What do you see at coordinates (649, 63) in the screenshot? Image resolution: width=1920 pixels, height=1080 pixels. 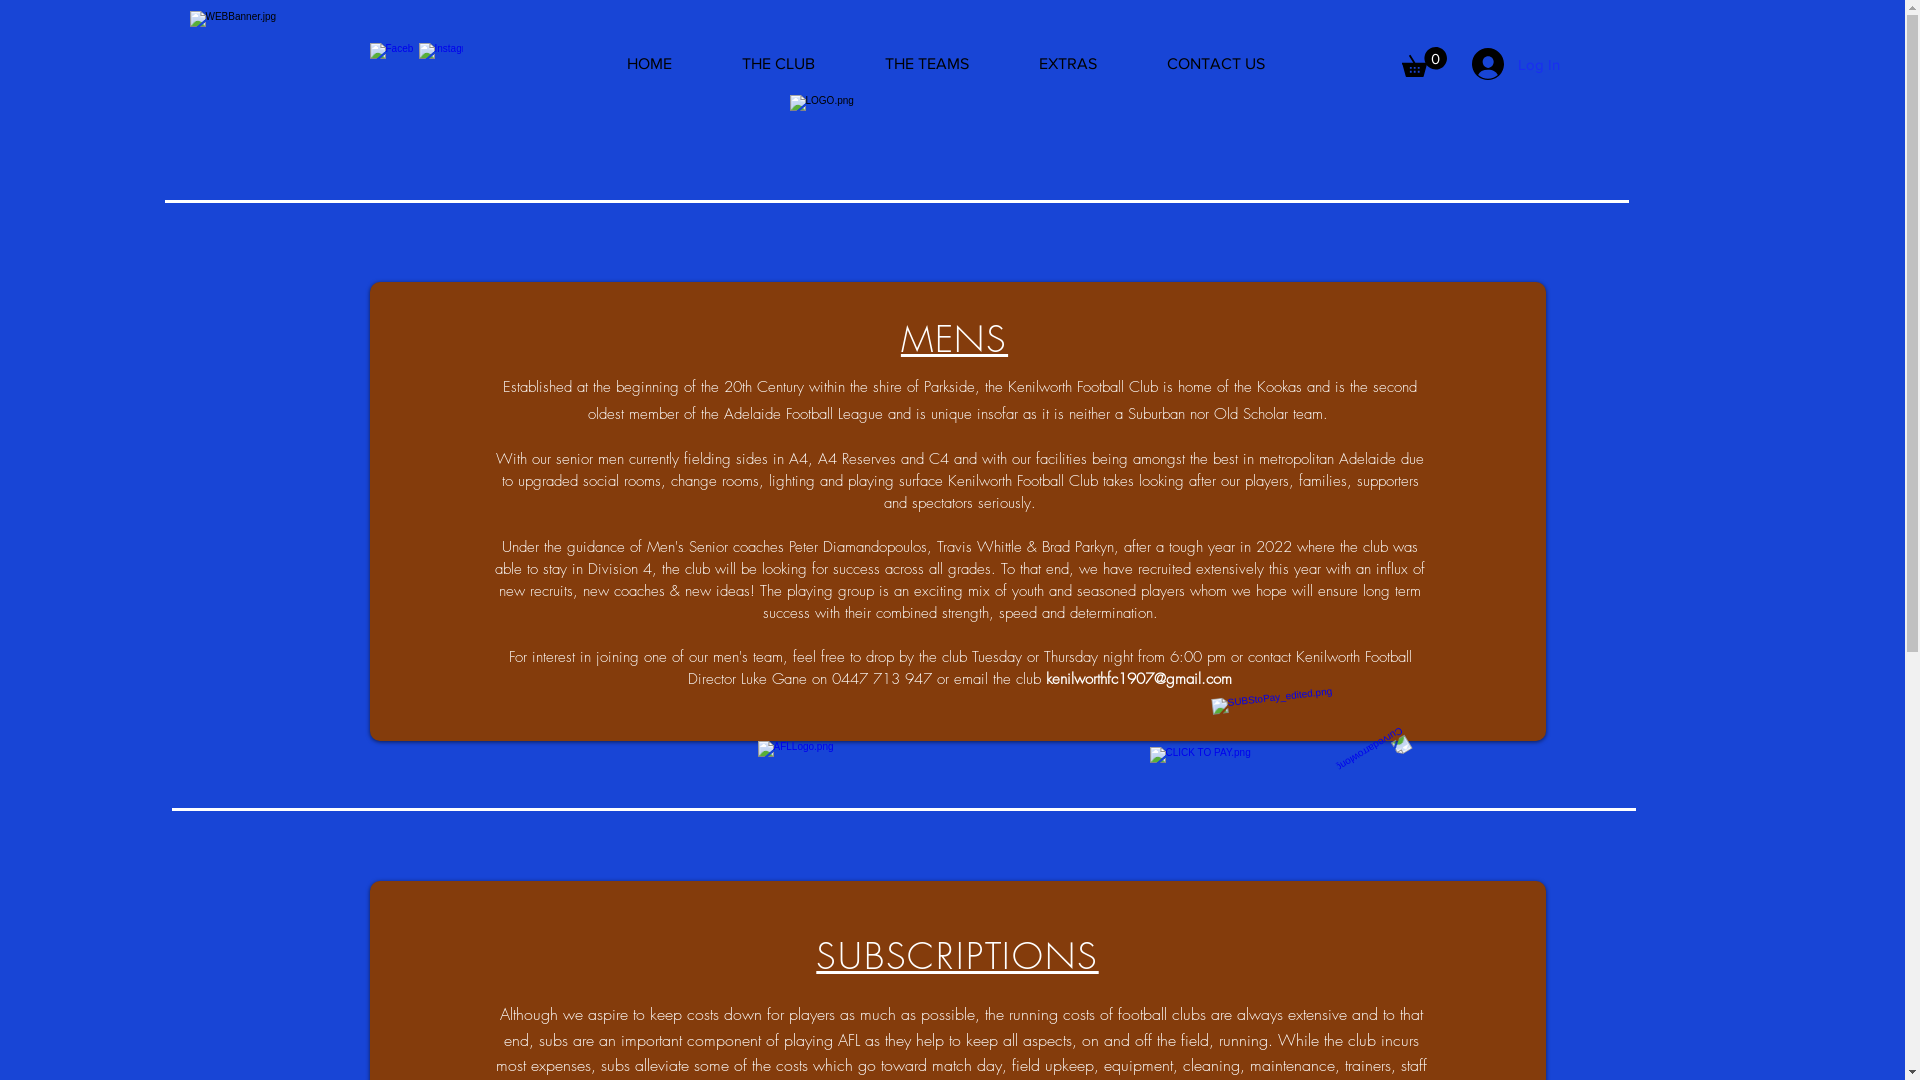 I see `'HOME'` at bounding box center [649, 63].